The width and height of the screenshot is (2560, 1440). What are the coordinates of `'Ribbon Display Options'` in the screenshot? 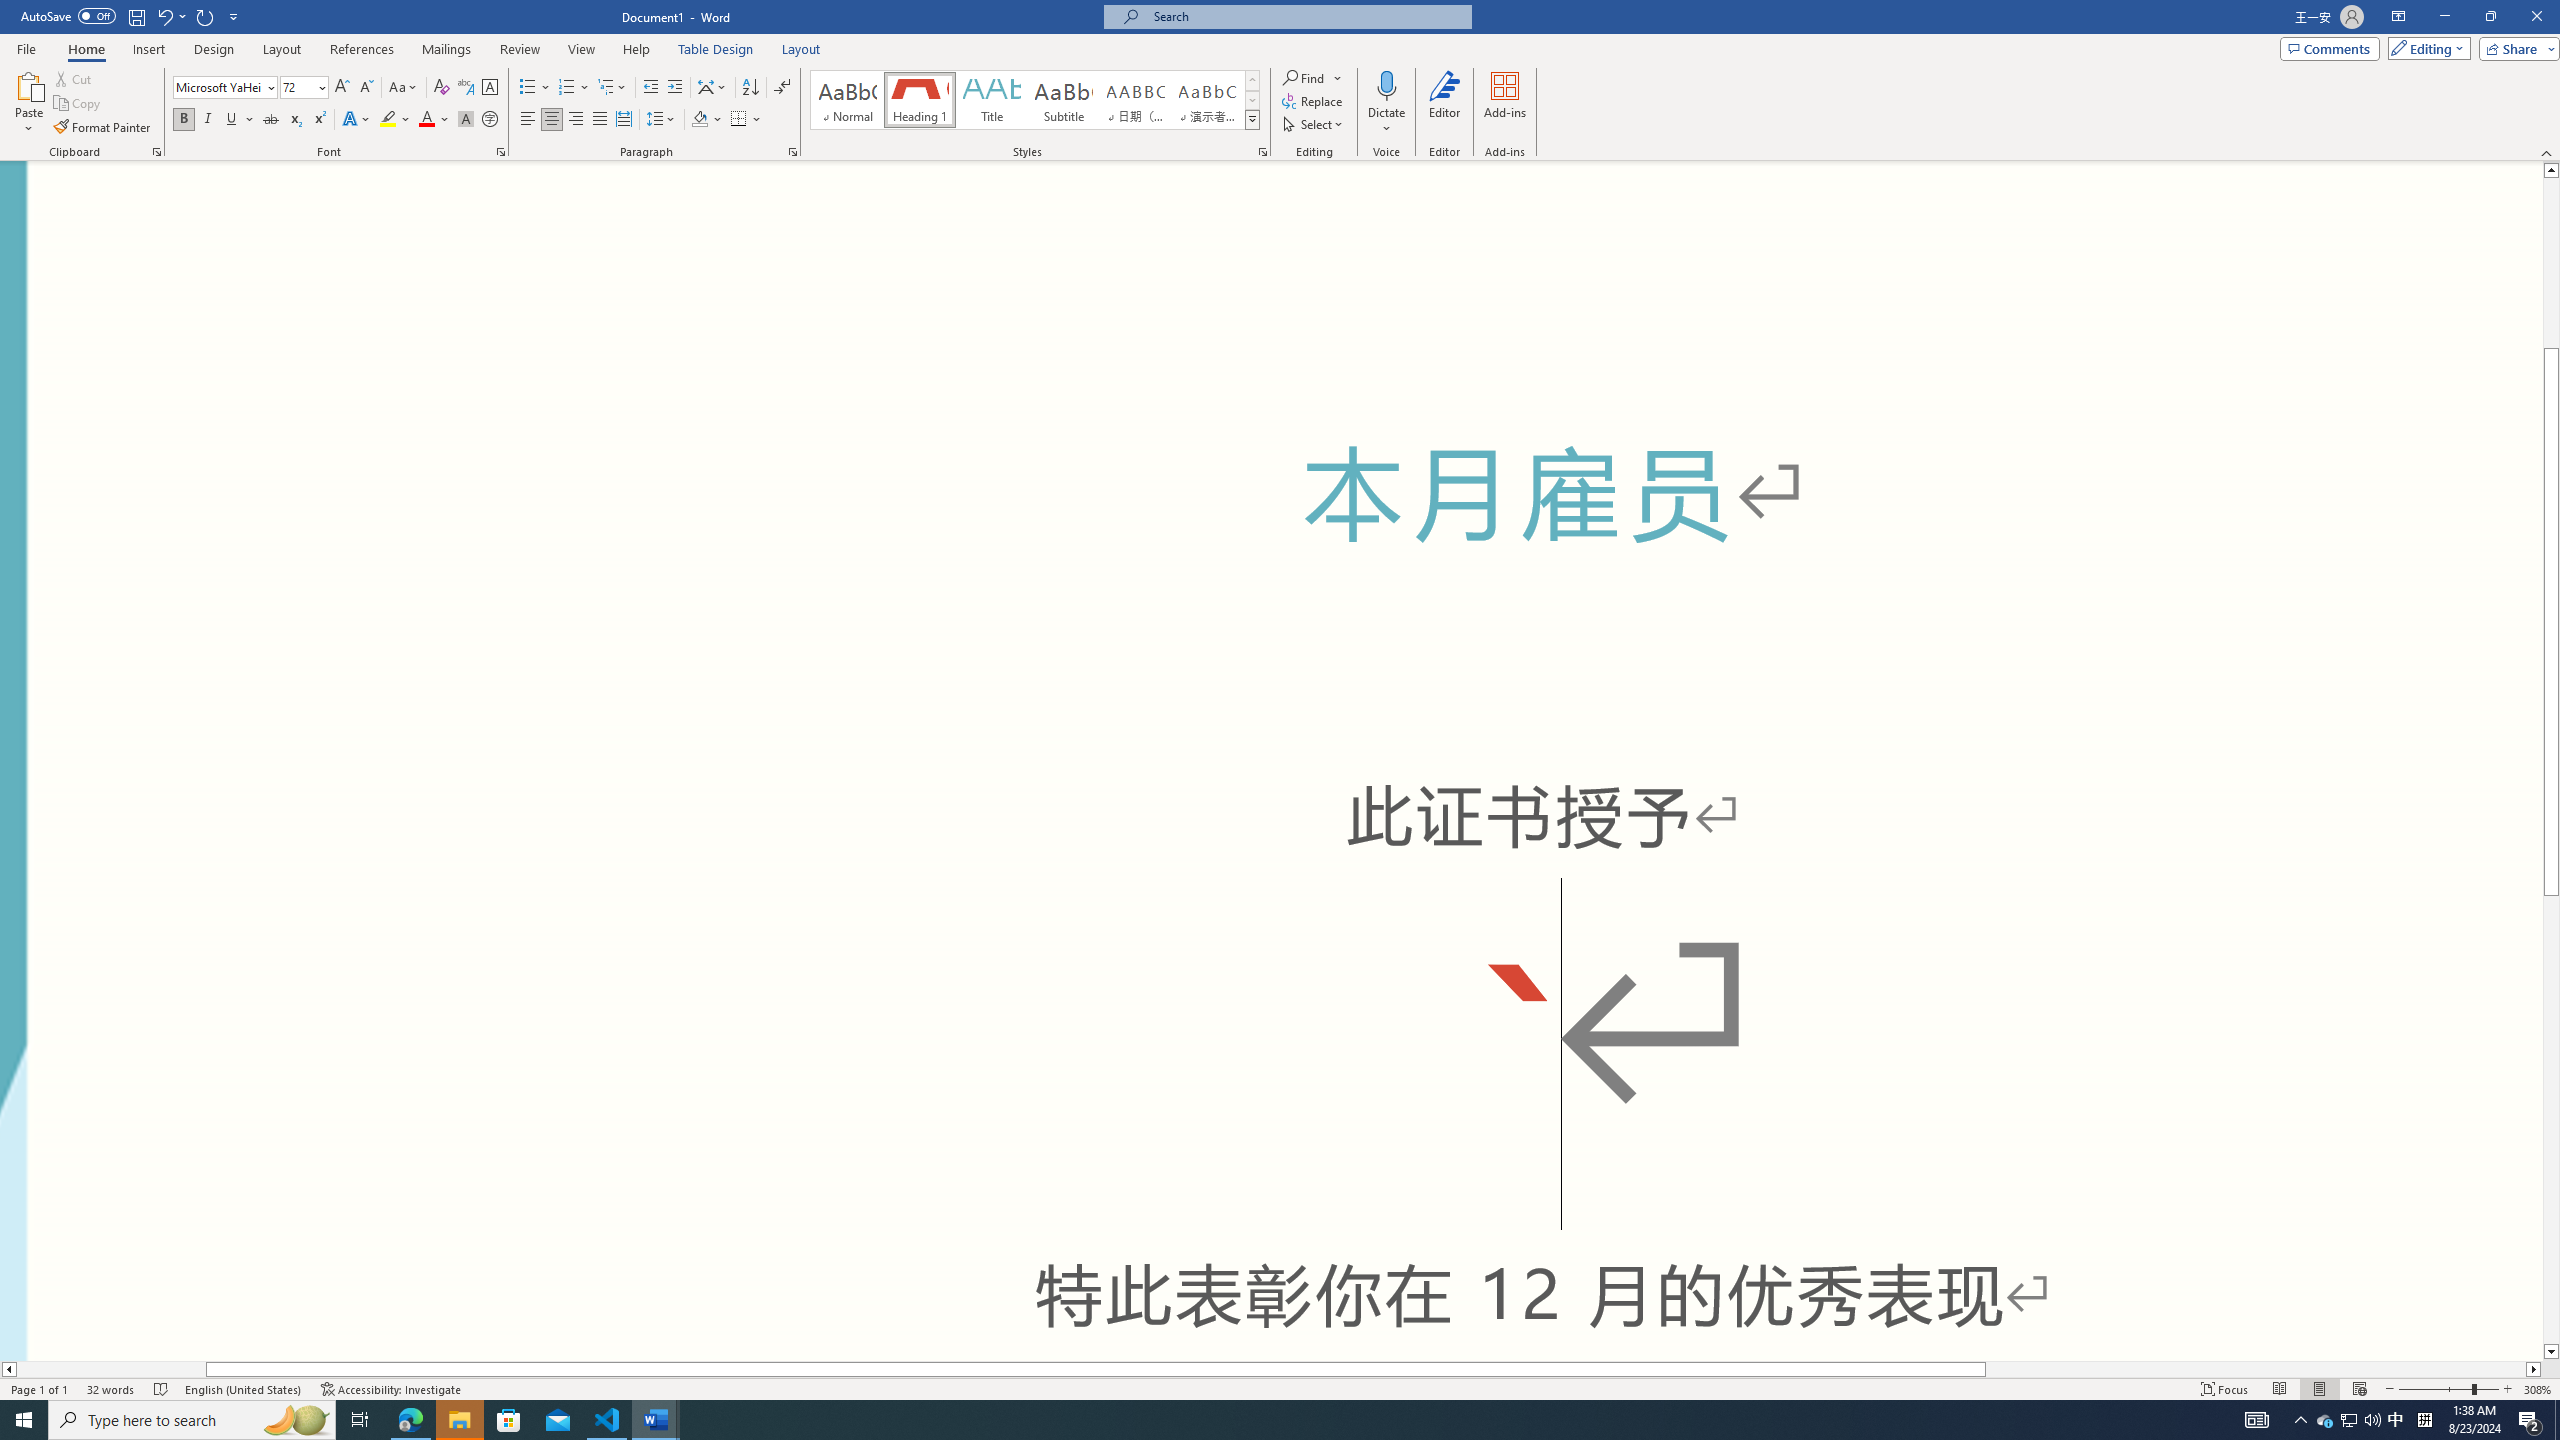 It's located at (2397, 16).